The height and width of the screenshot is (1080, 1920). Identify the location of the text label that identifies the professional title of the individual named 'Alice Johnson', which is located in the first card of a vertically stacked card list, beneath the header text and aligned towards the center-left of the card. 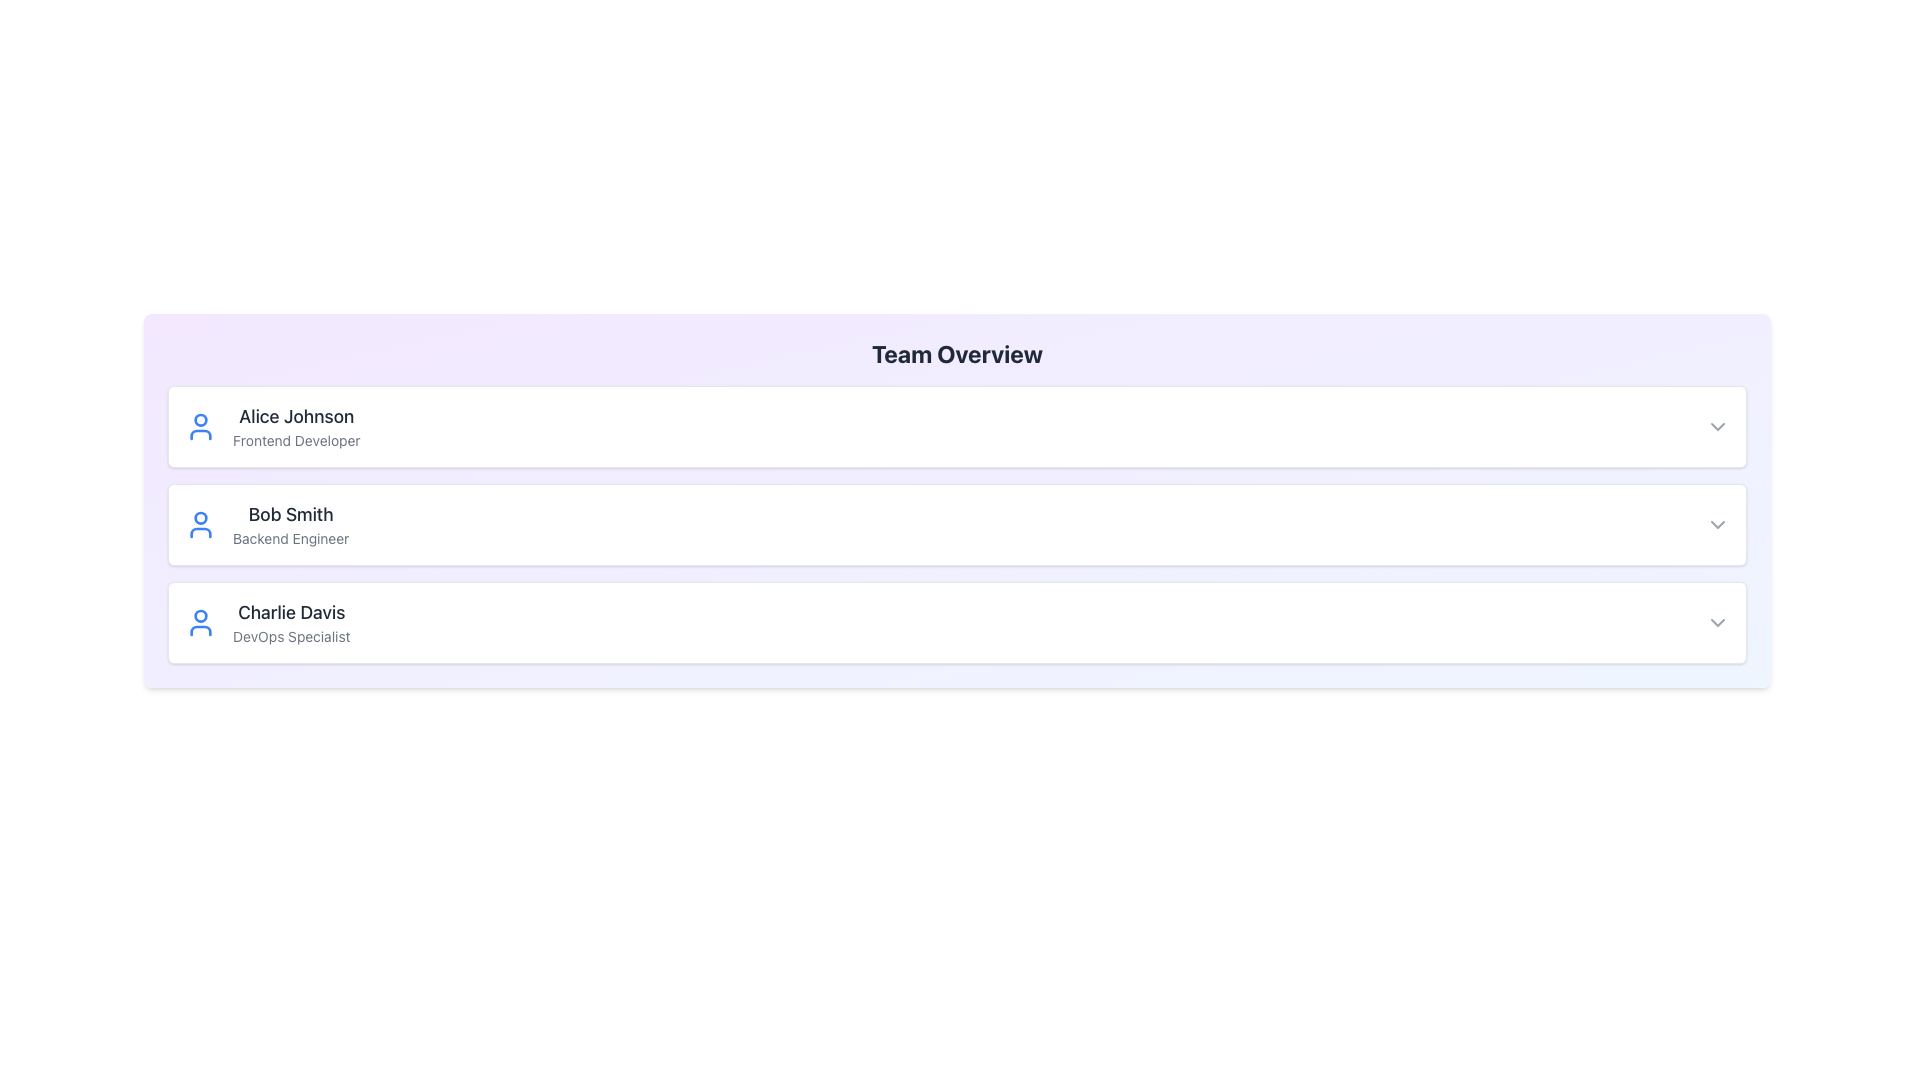
(295, 439).